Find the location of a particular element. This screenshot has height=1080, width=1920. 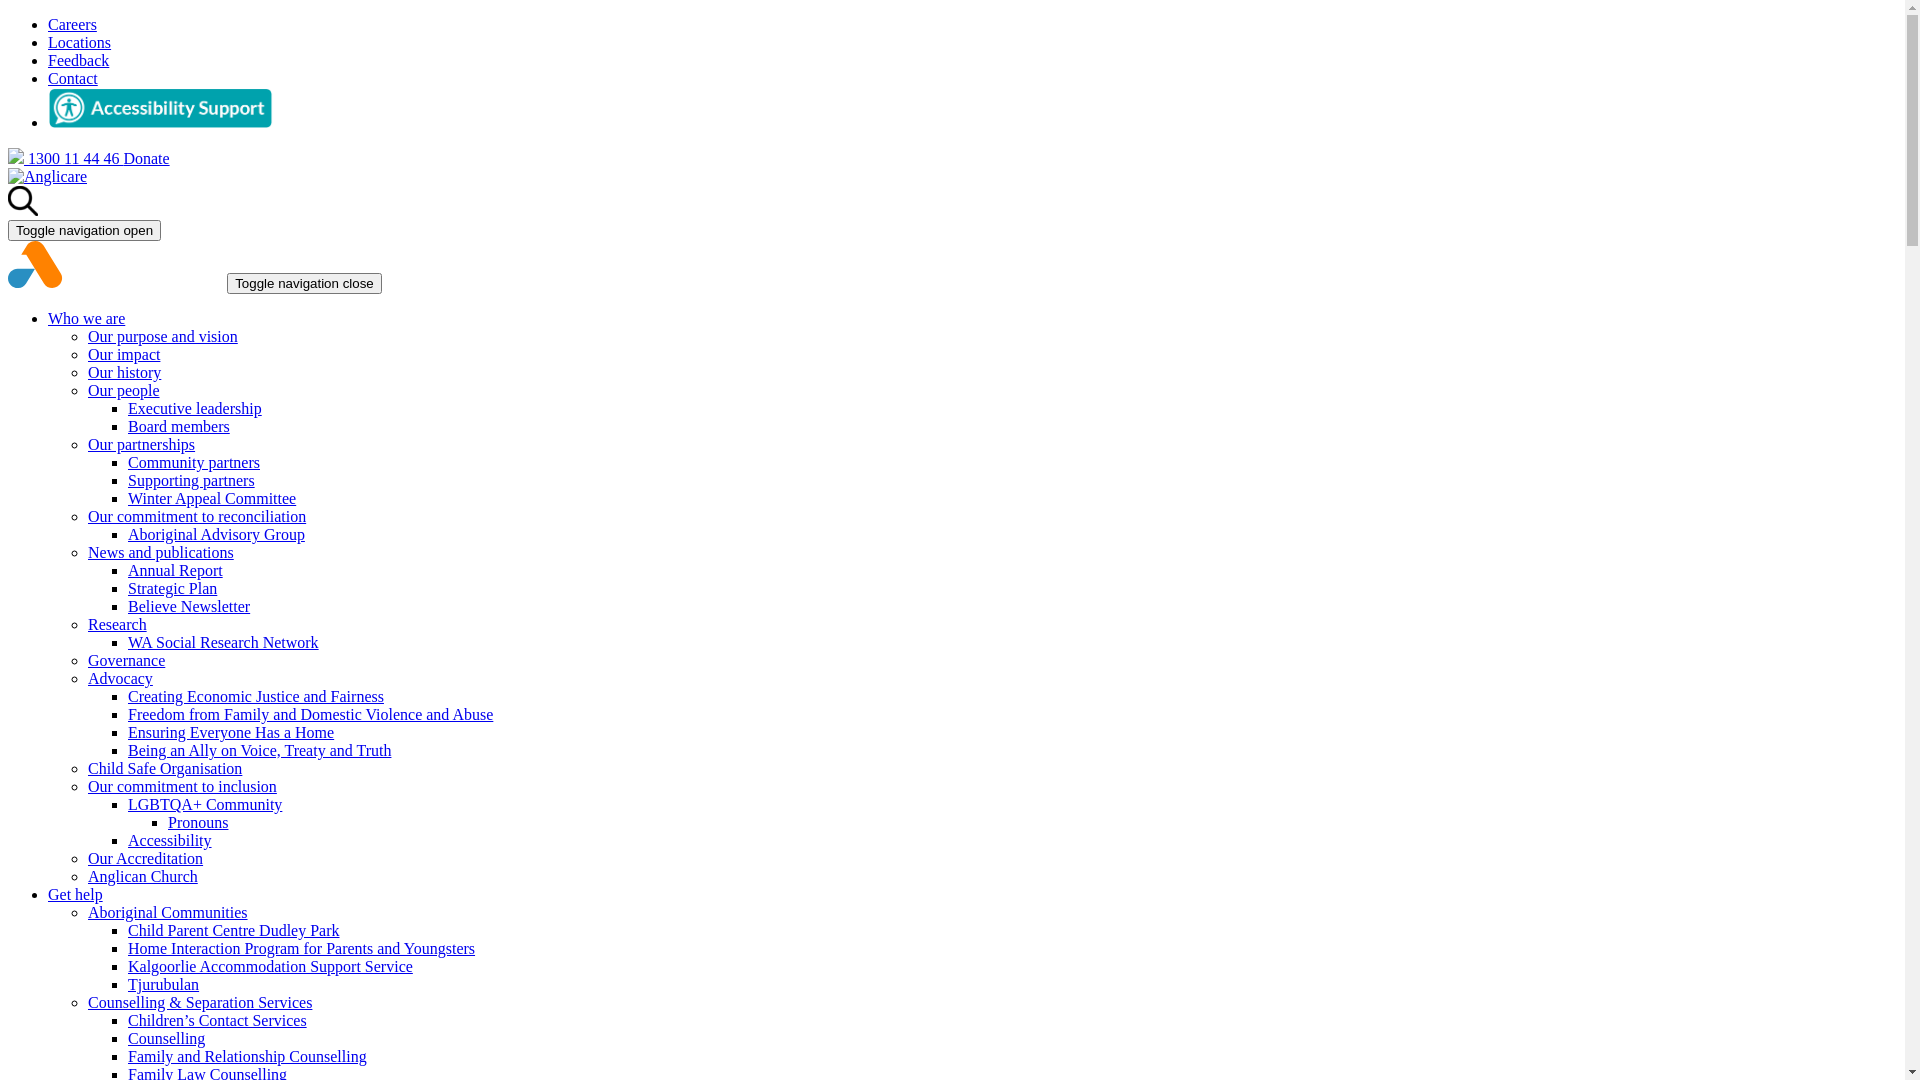

'Strategic Plan' is located at coordinates (172, 587).